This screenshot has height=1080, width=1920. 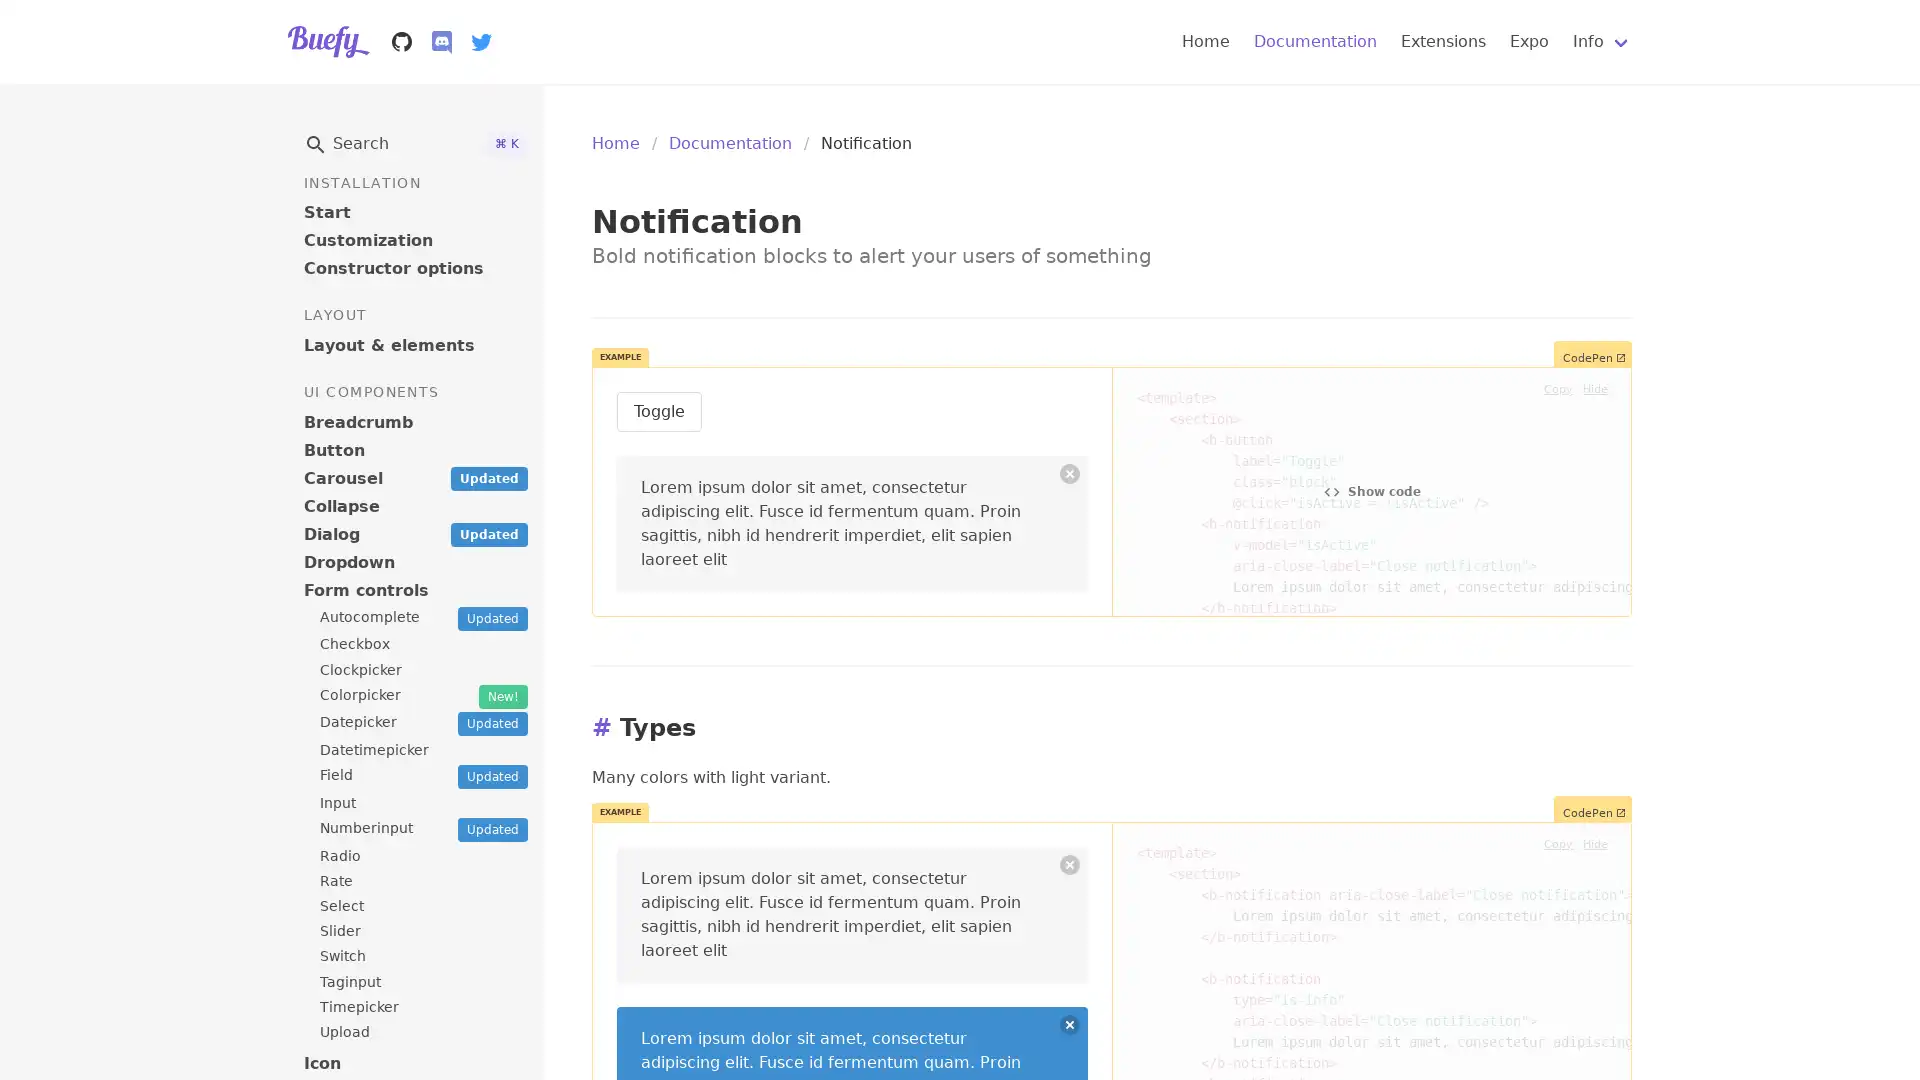 What do you see at coordinates (1557, 385) in the screenshot?
I see `Copy` at bounding box center [1557, 385].